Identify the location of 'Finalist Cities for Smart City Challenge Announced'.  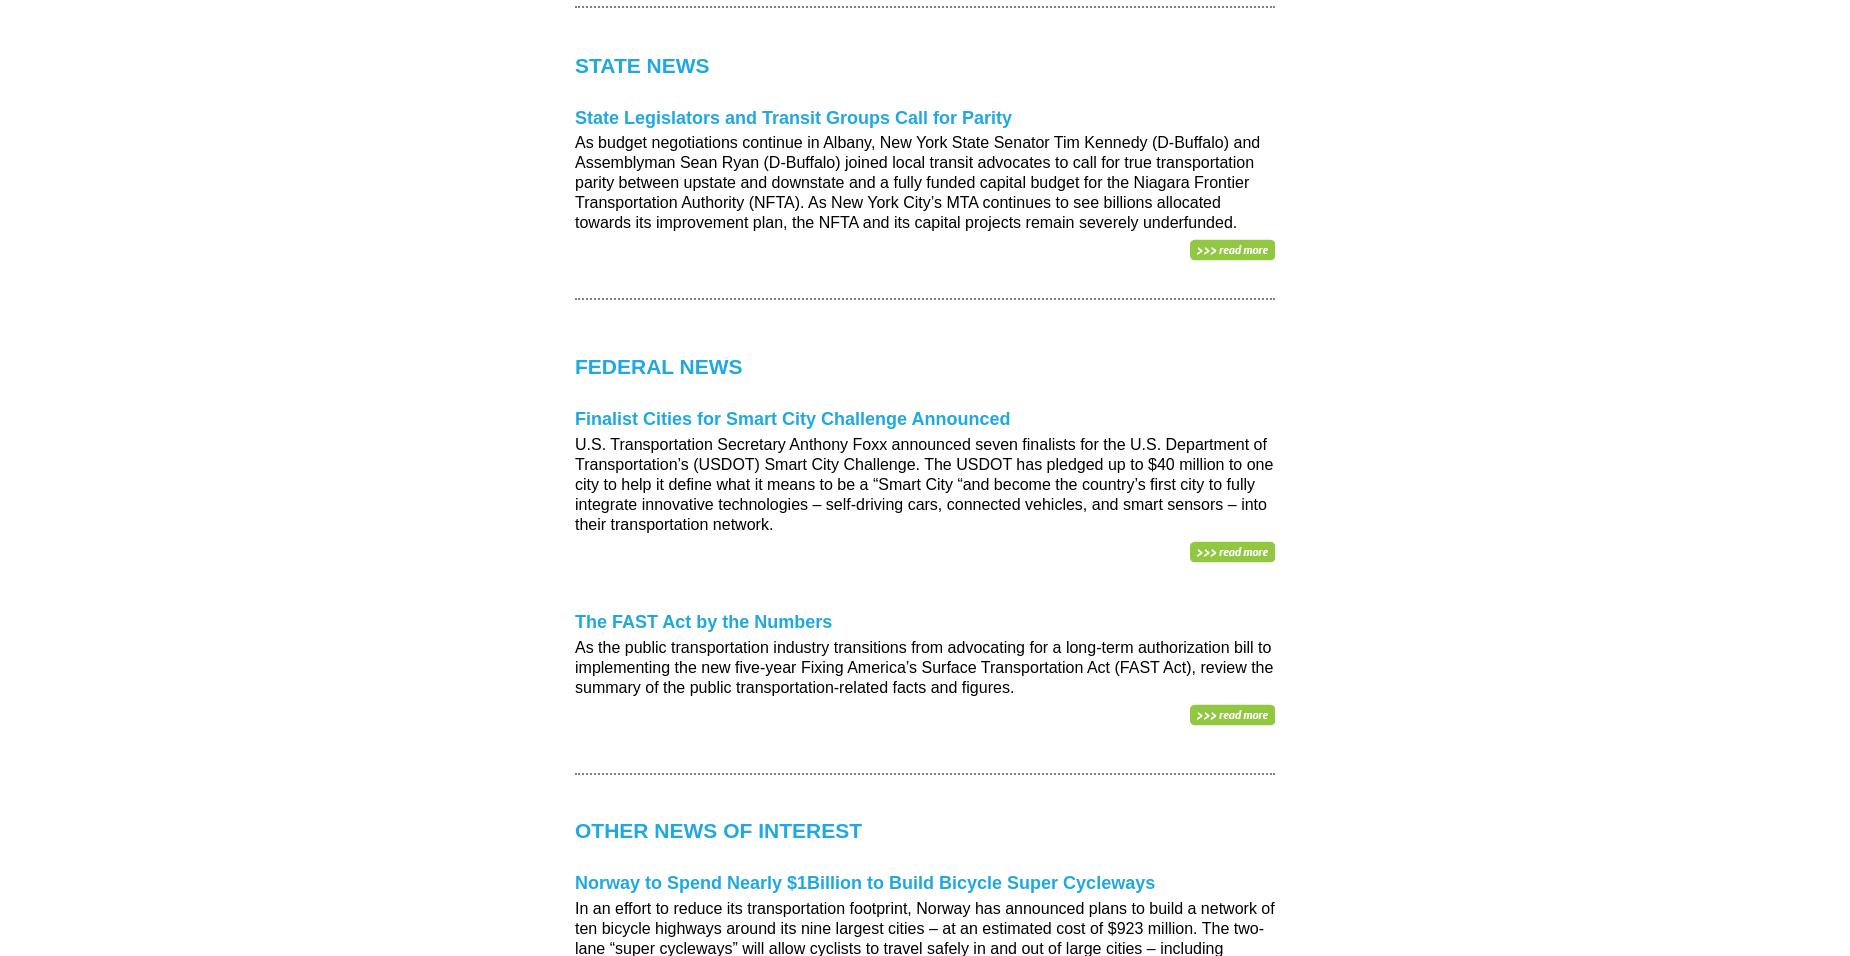
(792, 419).